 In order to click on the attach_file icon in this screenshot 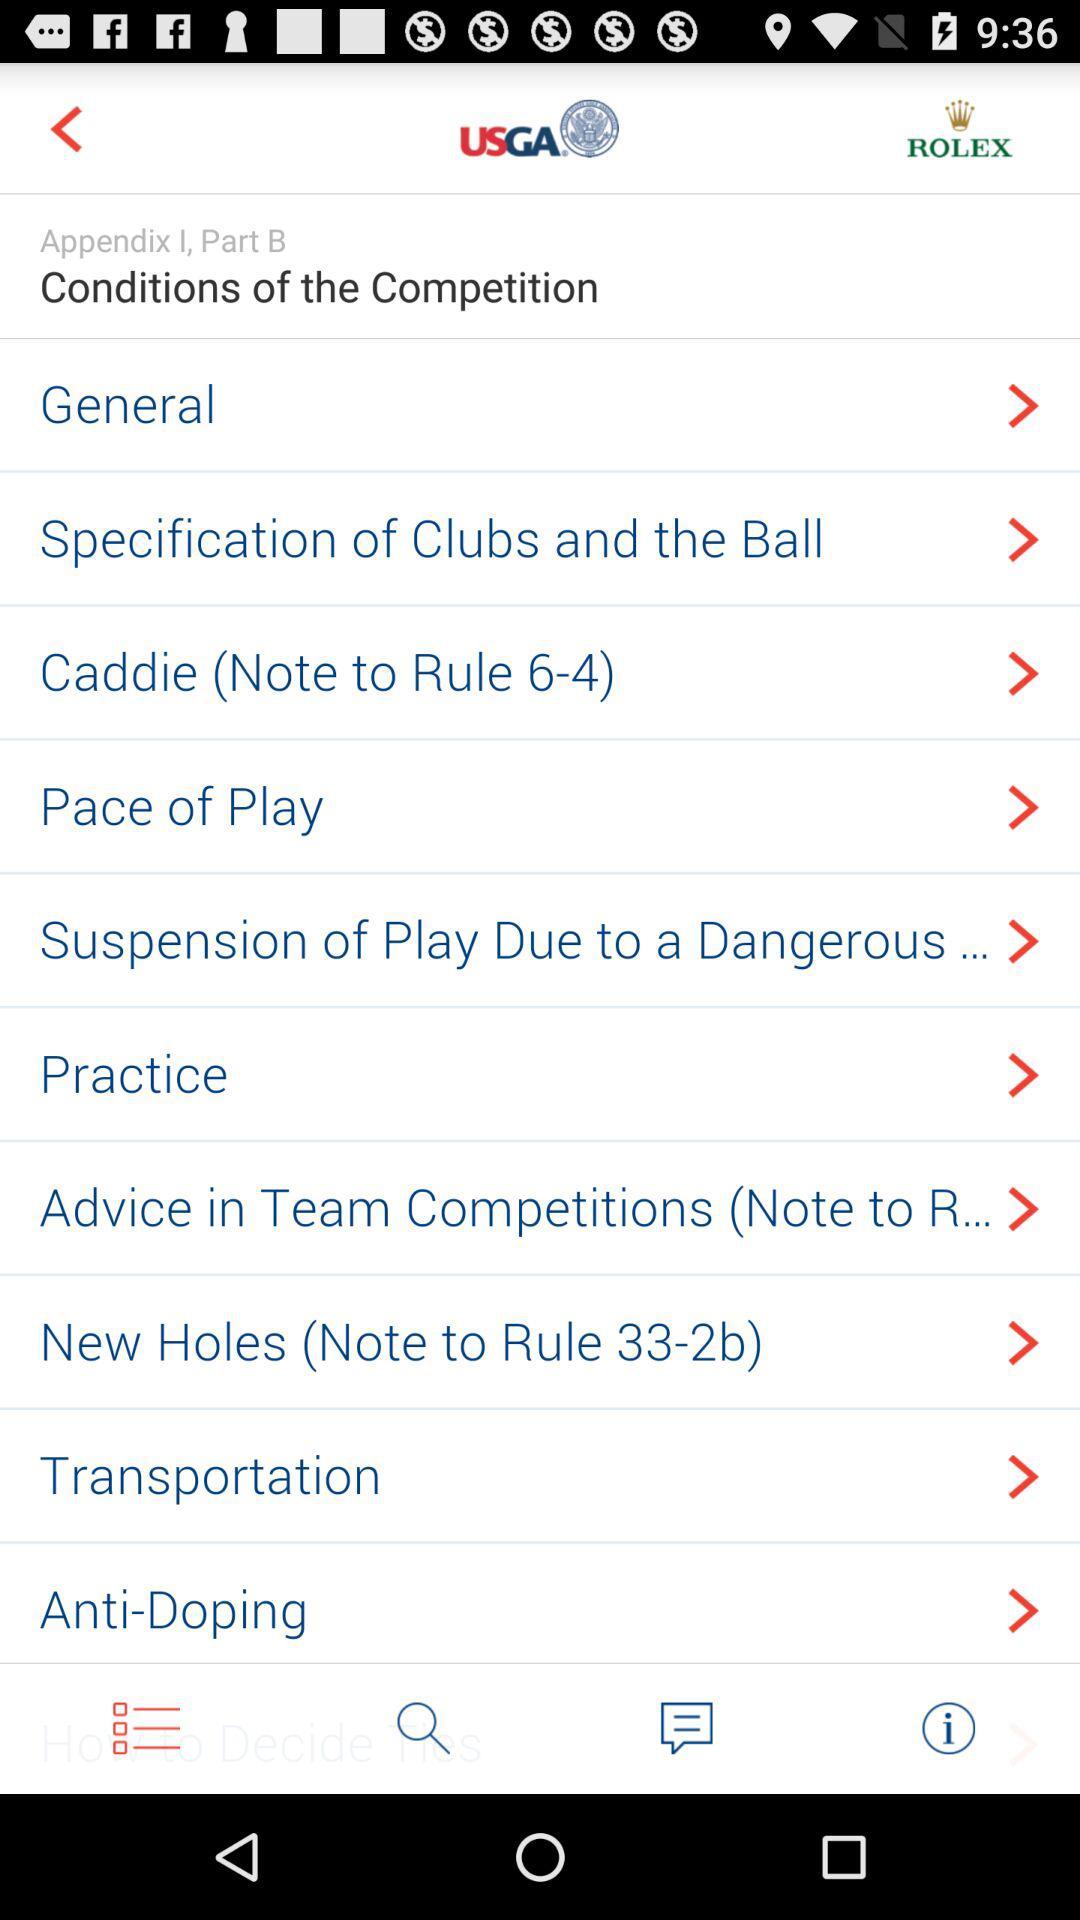, I will do `click(947, 1848)`.